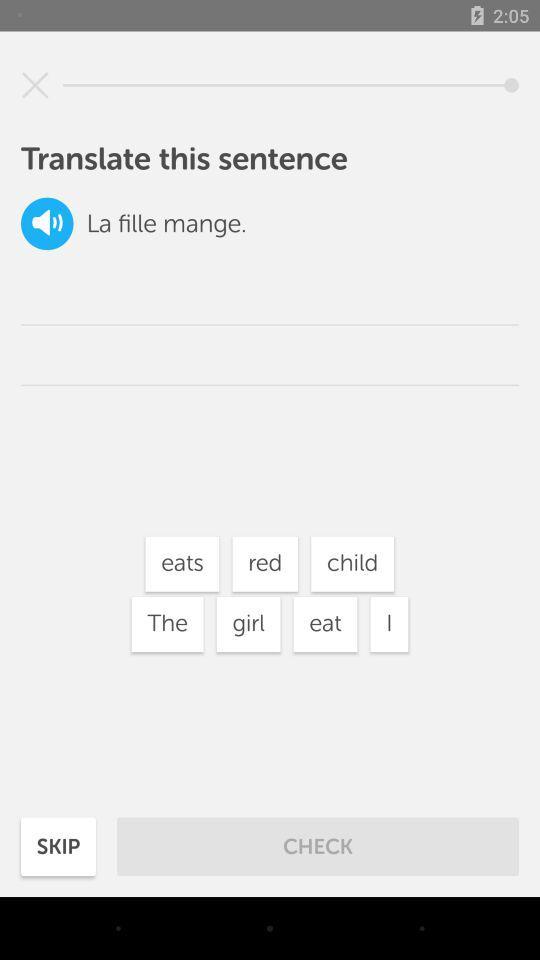  I want to click on the volume icon, so click(47, 223).